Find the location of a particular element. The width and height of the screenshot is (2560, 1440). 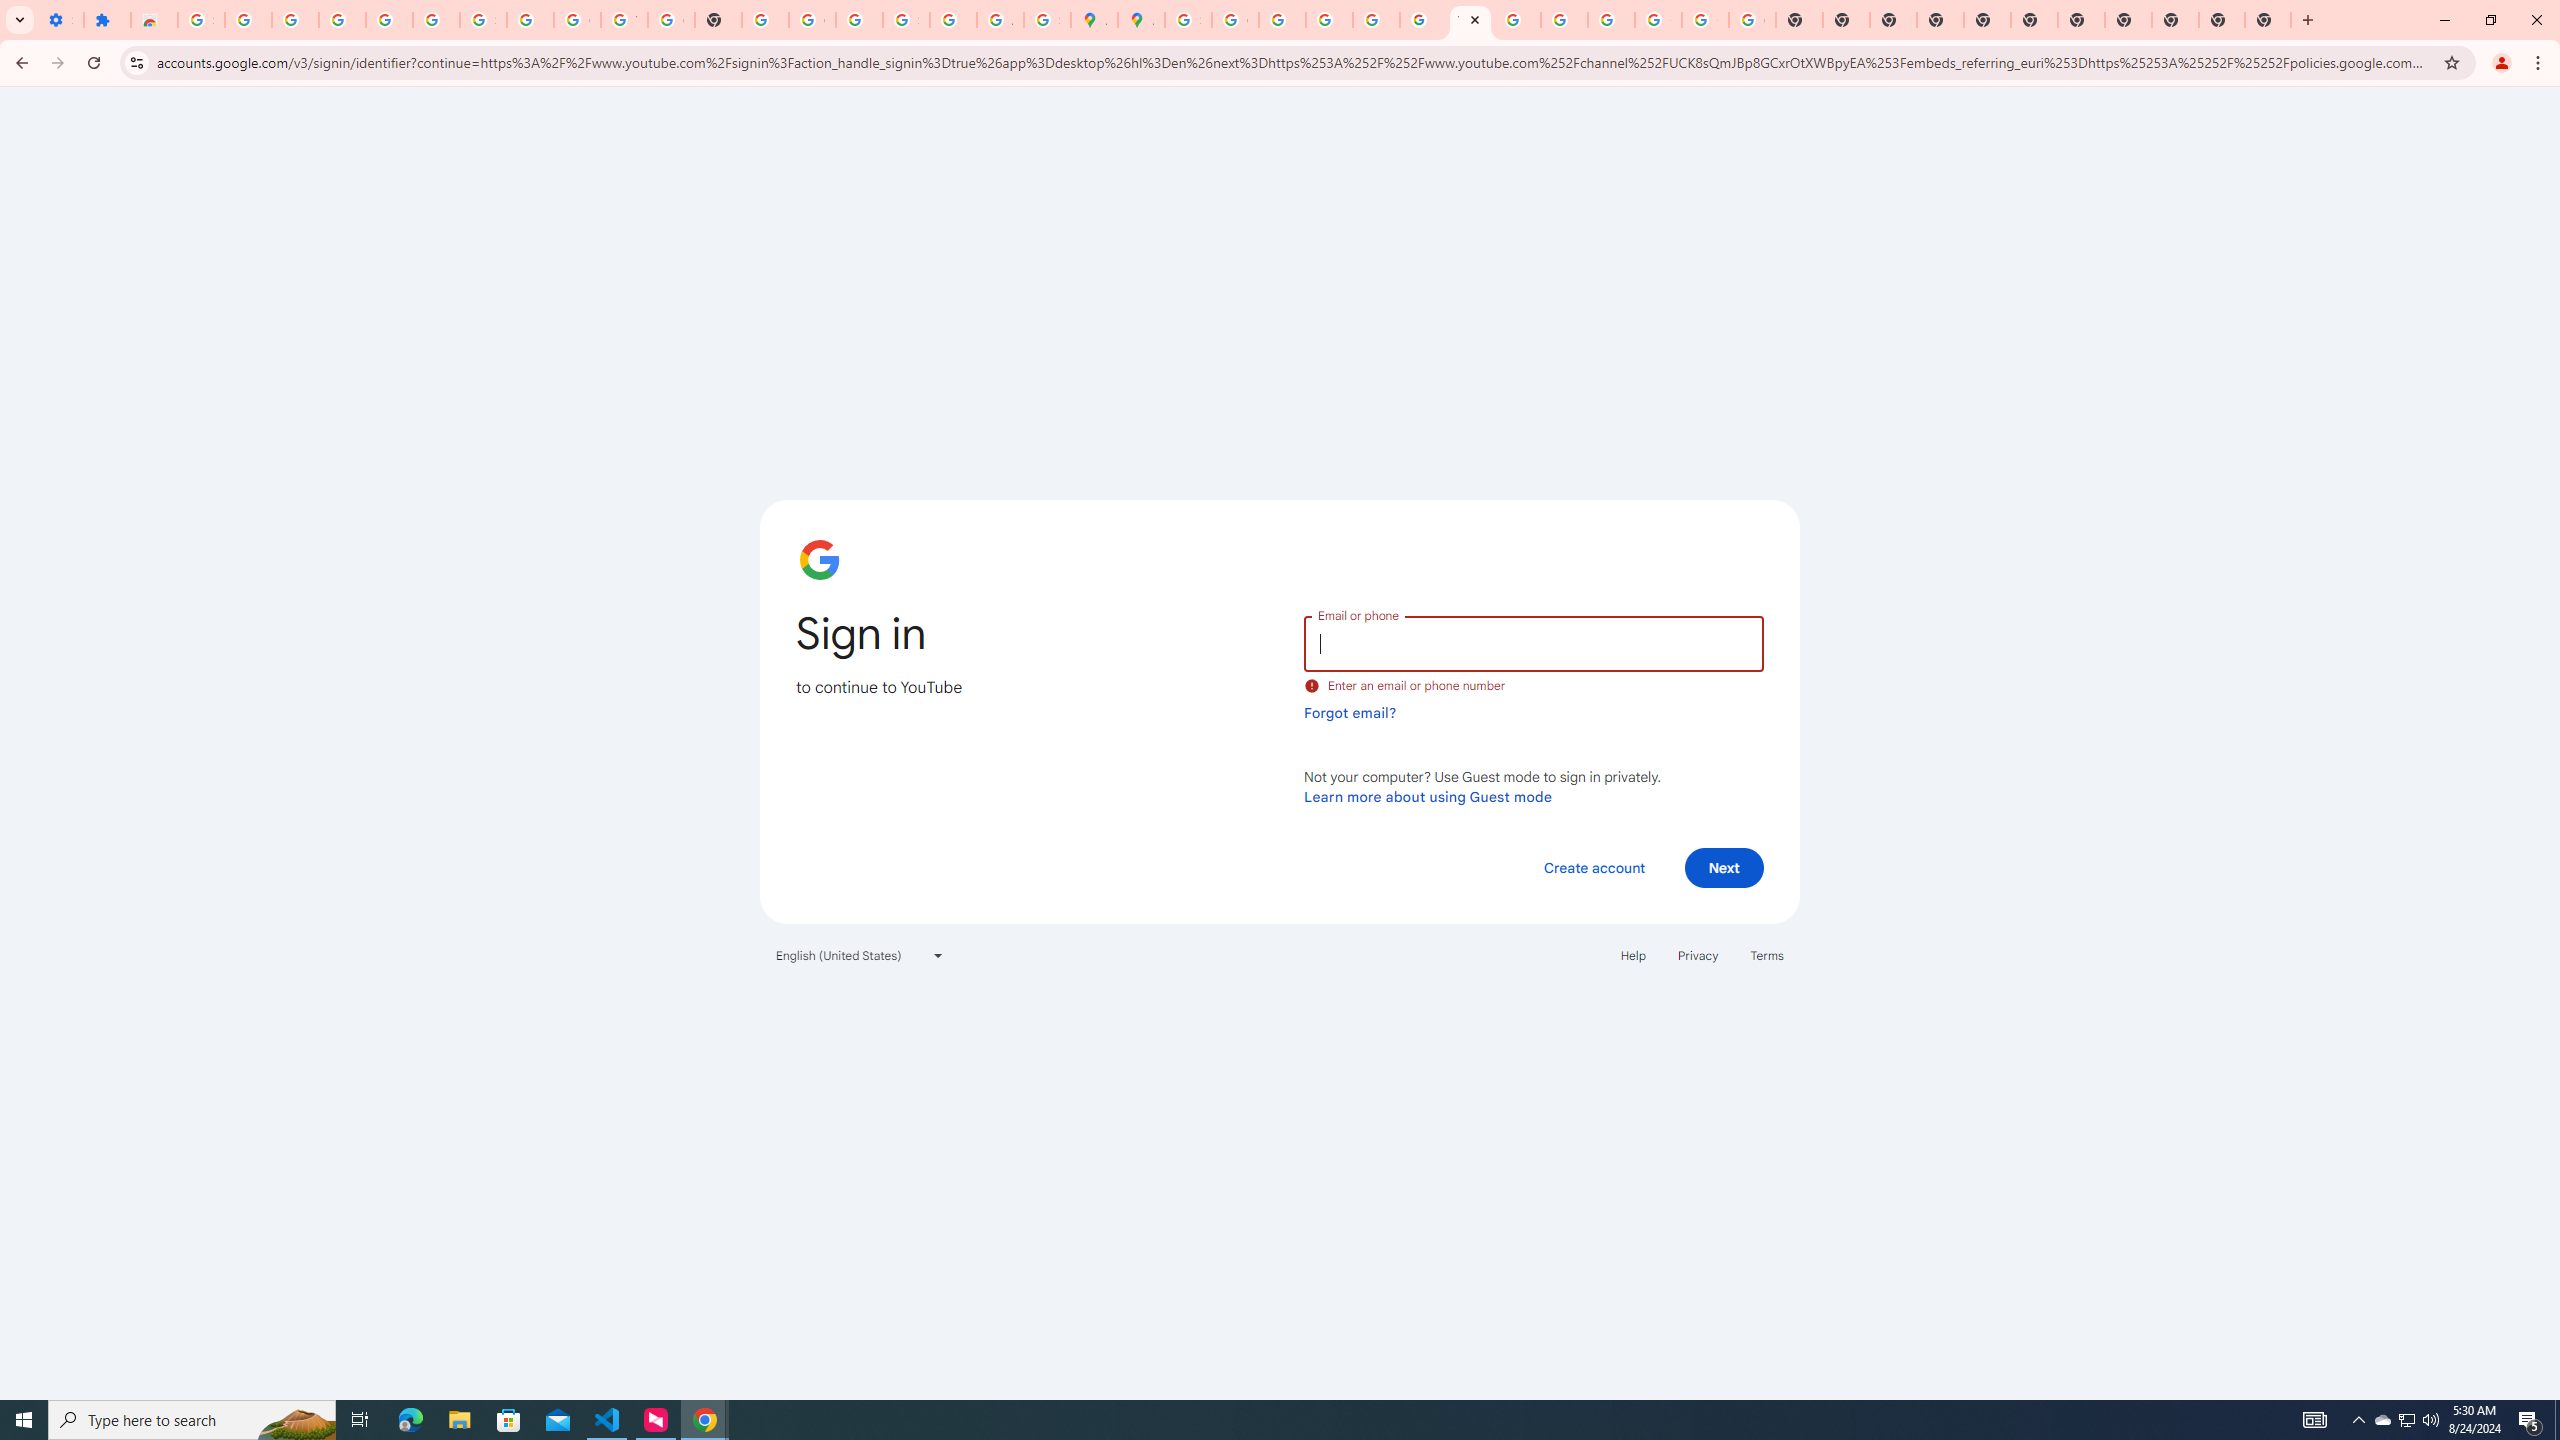

'New Tab' is located at coordinates (2173, 19).